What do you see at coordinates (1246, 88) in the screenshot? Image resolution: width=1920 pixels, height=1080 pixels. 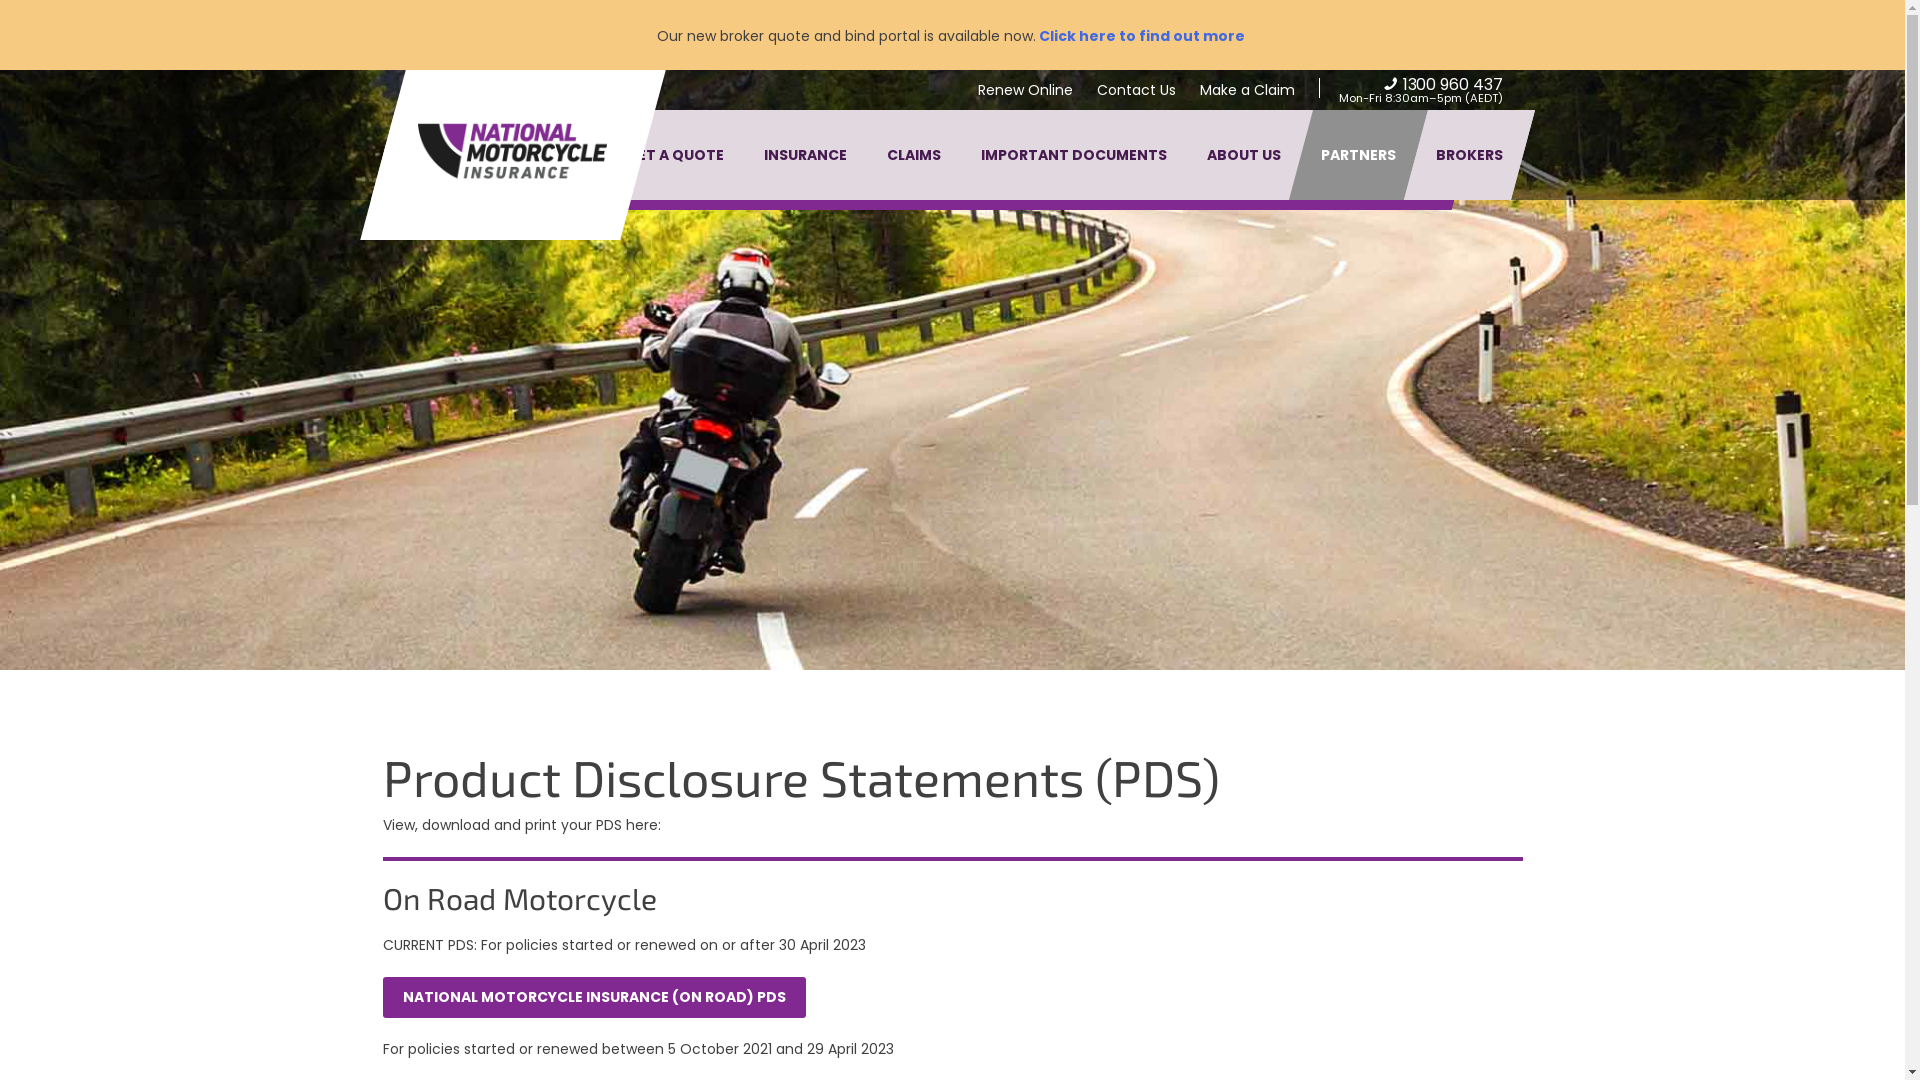 I see `'Make a Claim'` at bounding box center [1246, 88].